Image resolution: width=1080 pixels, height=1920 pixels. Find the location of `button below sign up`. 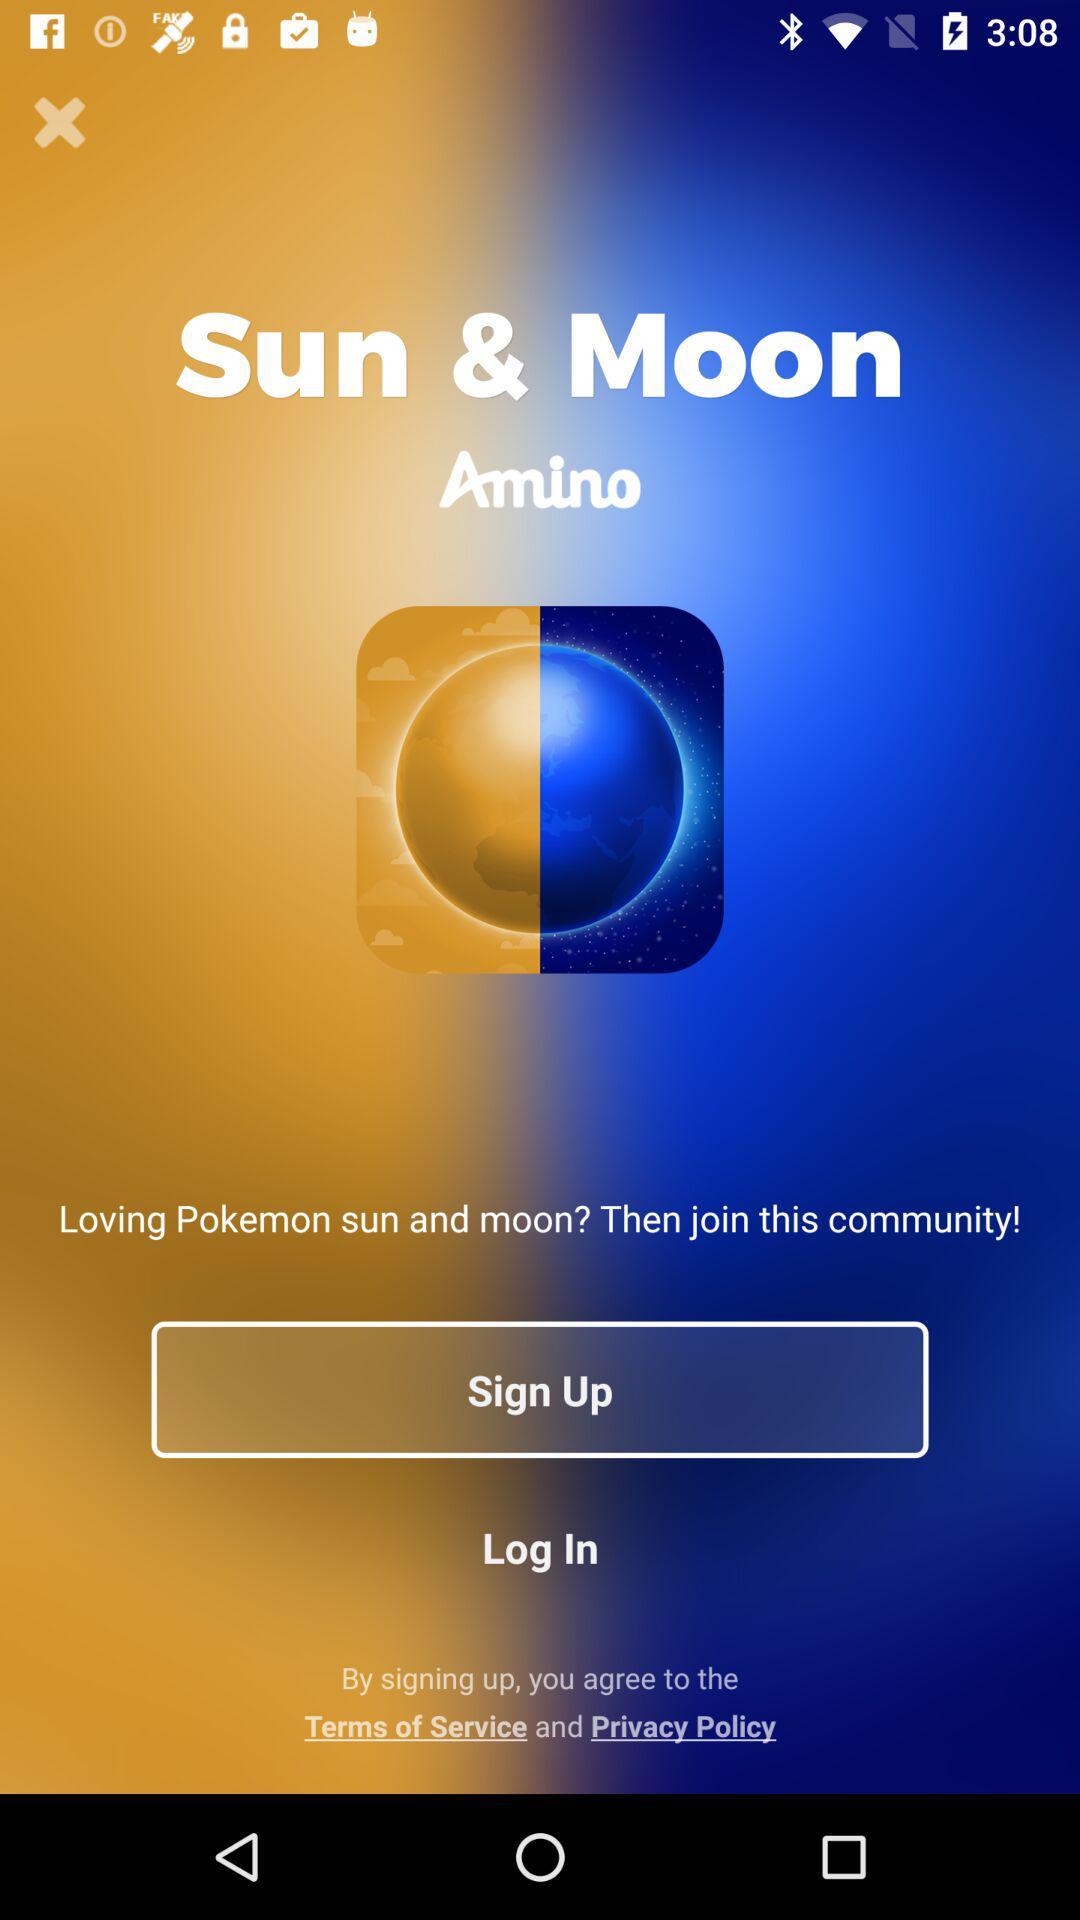

button below sign up is located at coordinates (540, 1546).